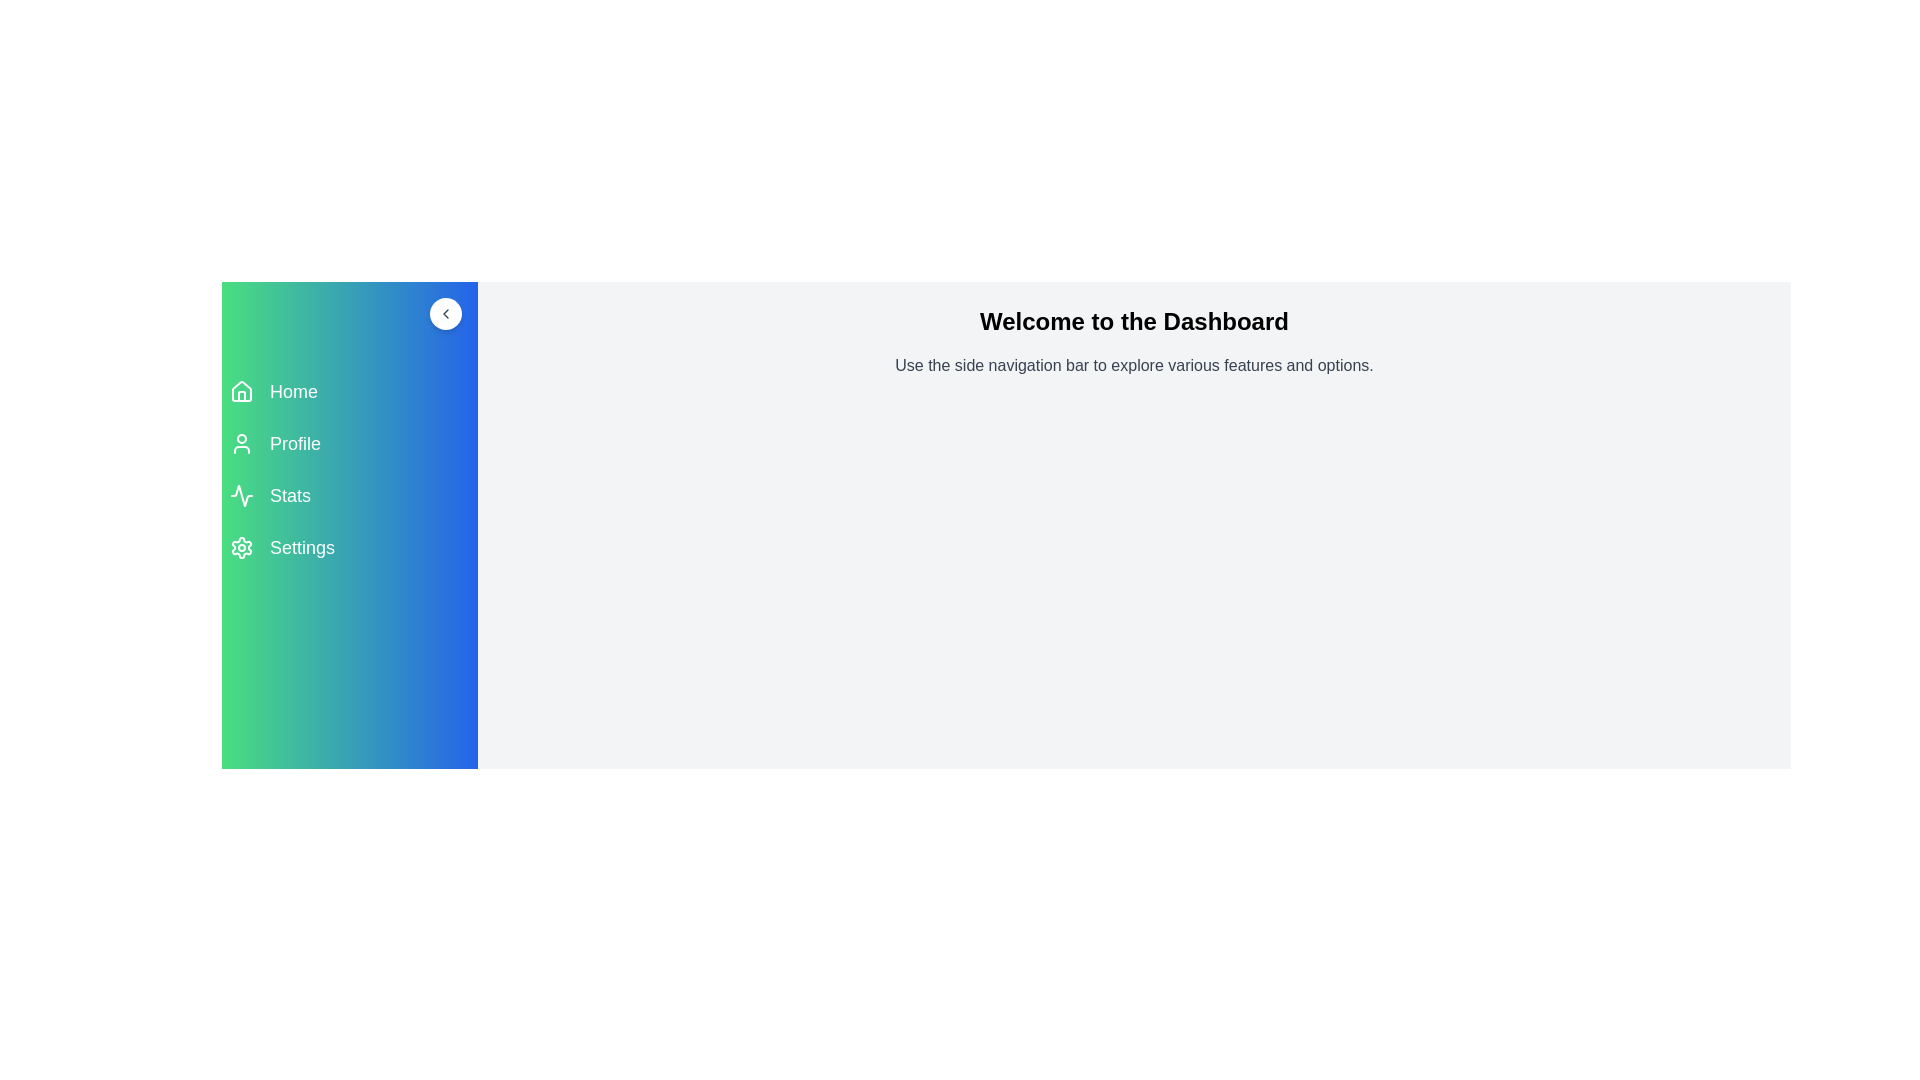 The height and width of the screenshot is (1080, 1920). I want to click on the 'Settings' button located in the side navigation bar, which is the fourth item below 'Home,' 'Profile,' and 'Stats,', so click(350, 547).